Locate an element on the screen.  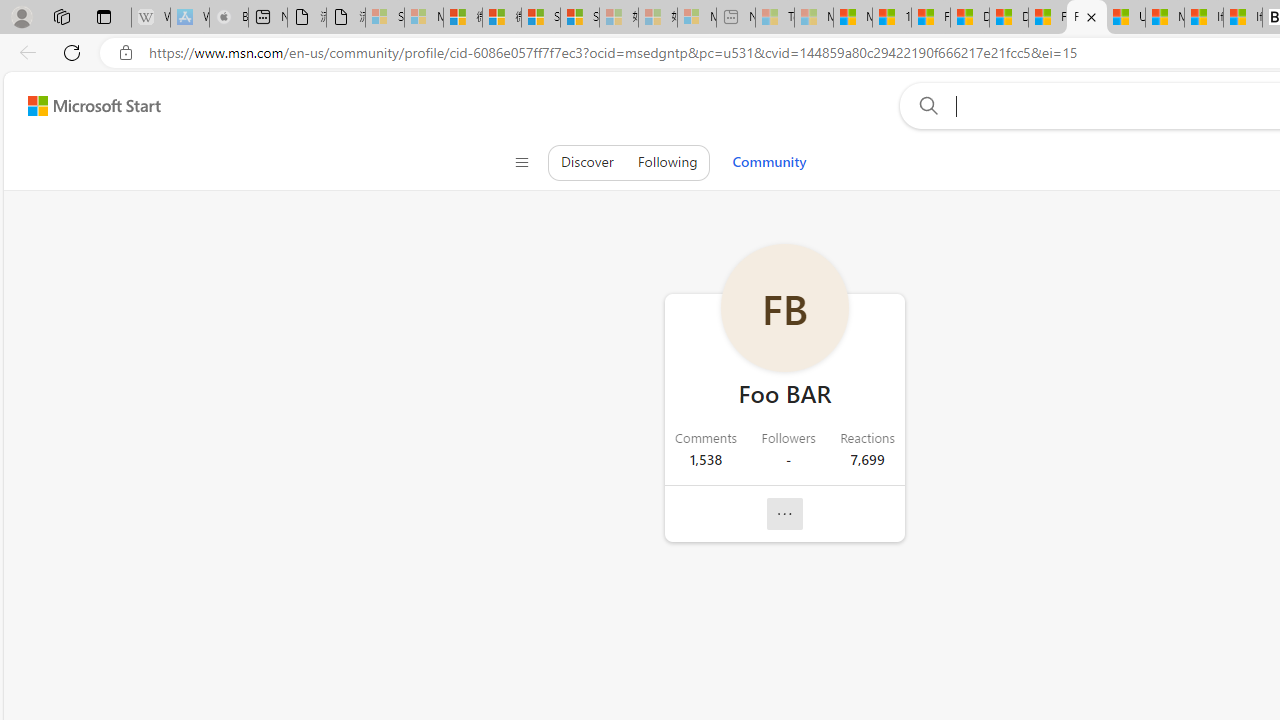
'Community' is located at coordinates (768, 161).